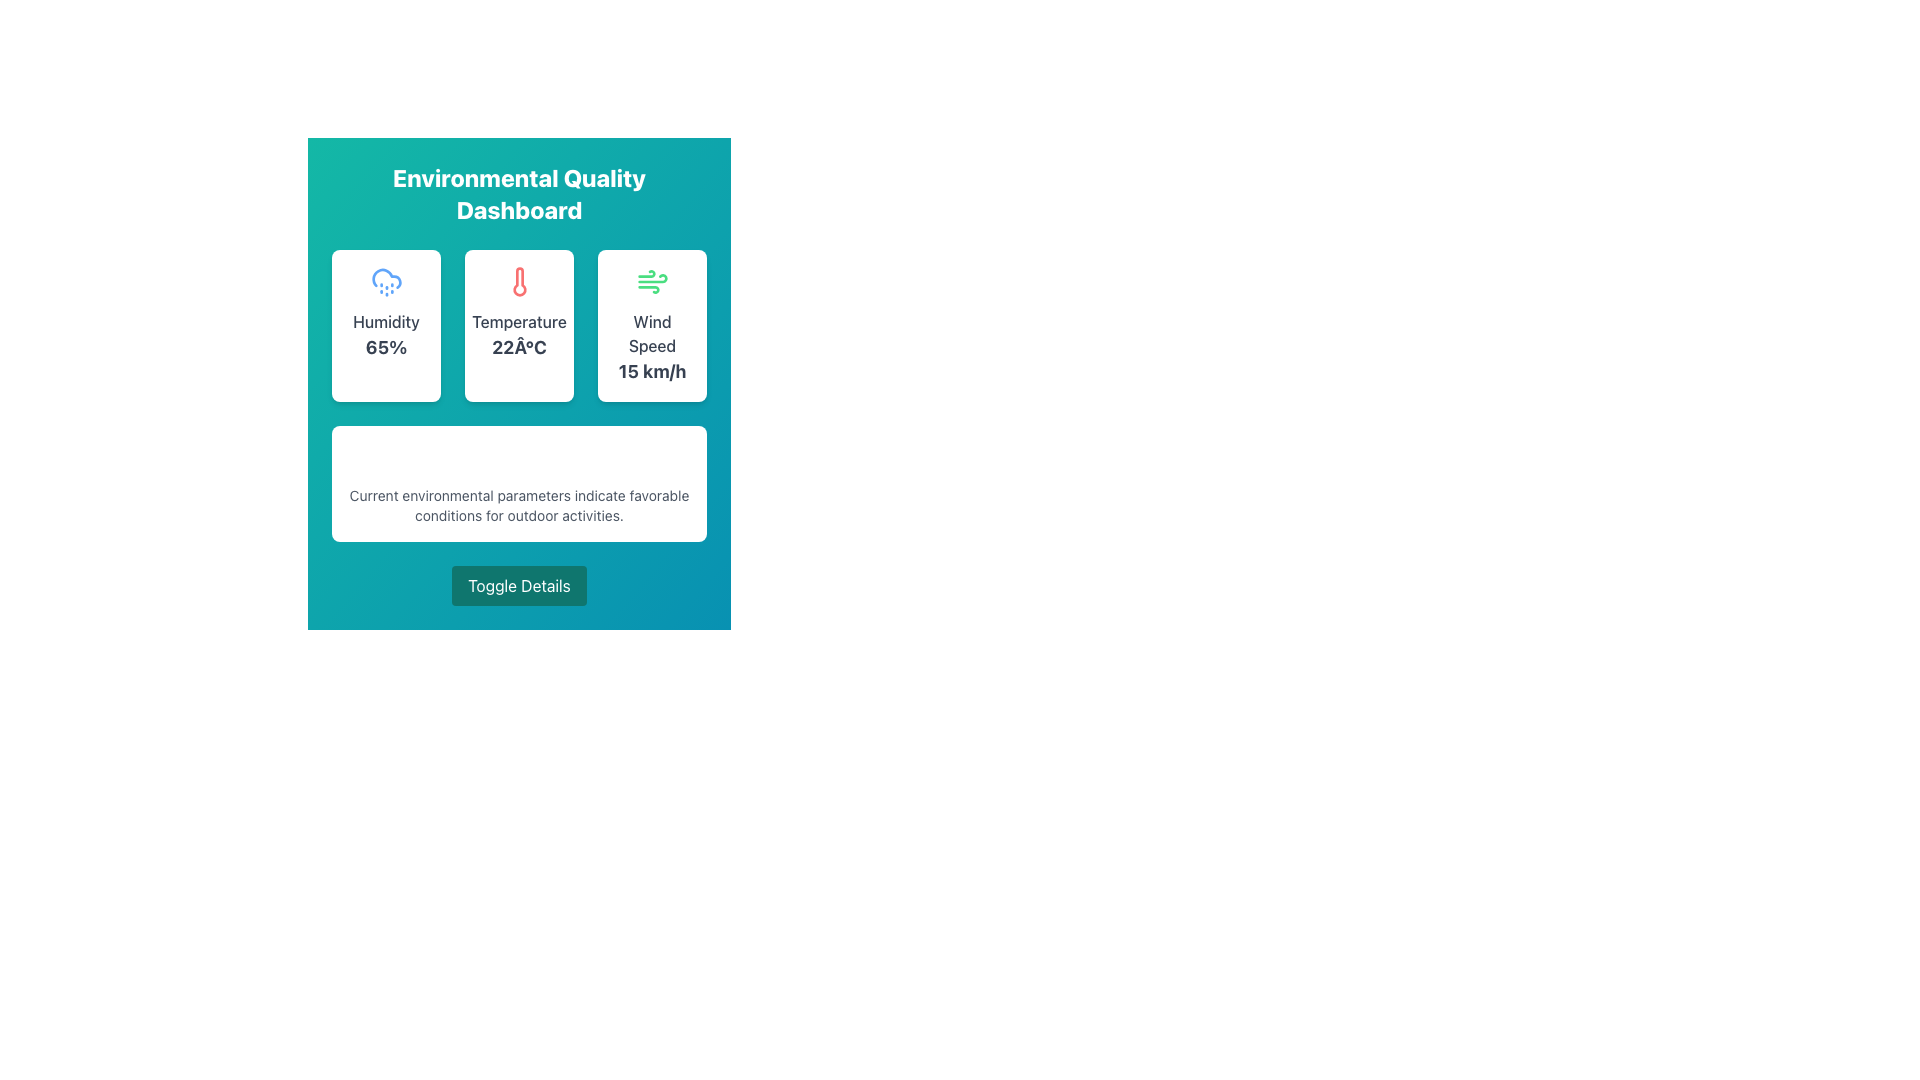 The height and width of the screenshot is (1080, 1920). I want to click on text displayed in the bold and large font style, showing '22°C', which is positioned below the 'Temperature' label within the 'Temperature' card on the dashboard, so click(519, 346).